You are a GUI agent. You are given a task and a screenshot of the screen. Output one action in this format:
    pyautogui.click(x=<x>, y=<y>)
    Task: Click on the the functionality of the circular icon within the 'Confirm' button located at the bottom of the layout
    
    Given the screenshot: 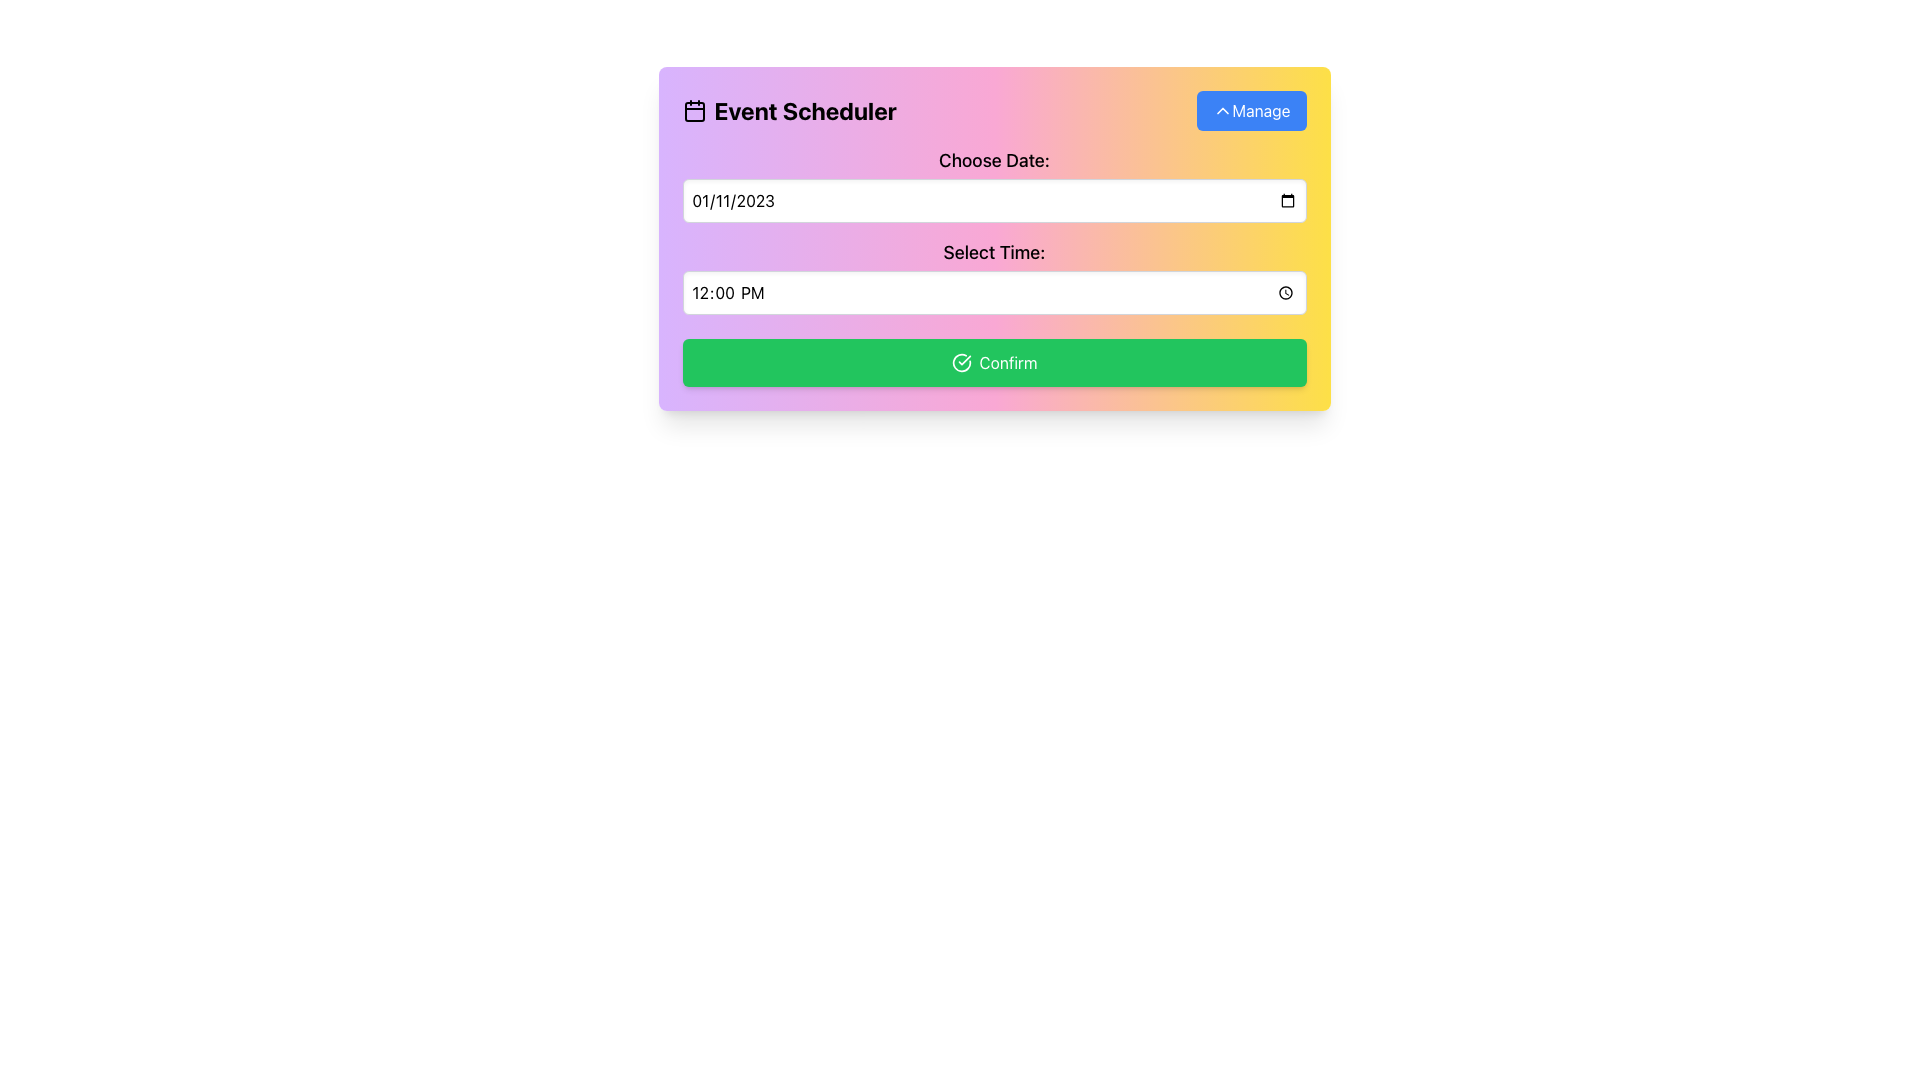 What is the action you would take?
    pyautogui.click(x=961, y=362)
    